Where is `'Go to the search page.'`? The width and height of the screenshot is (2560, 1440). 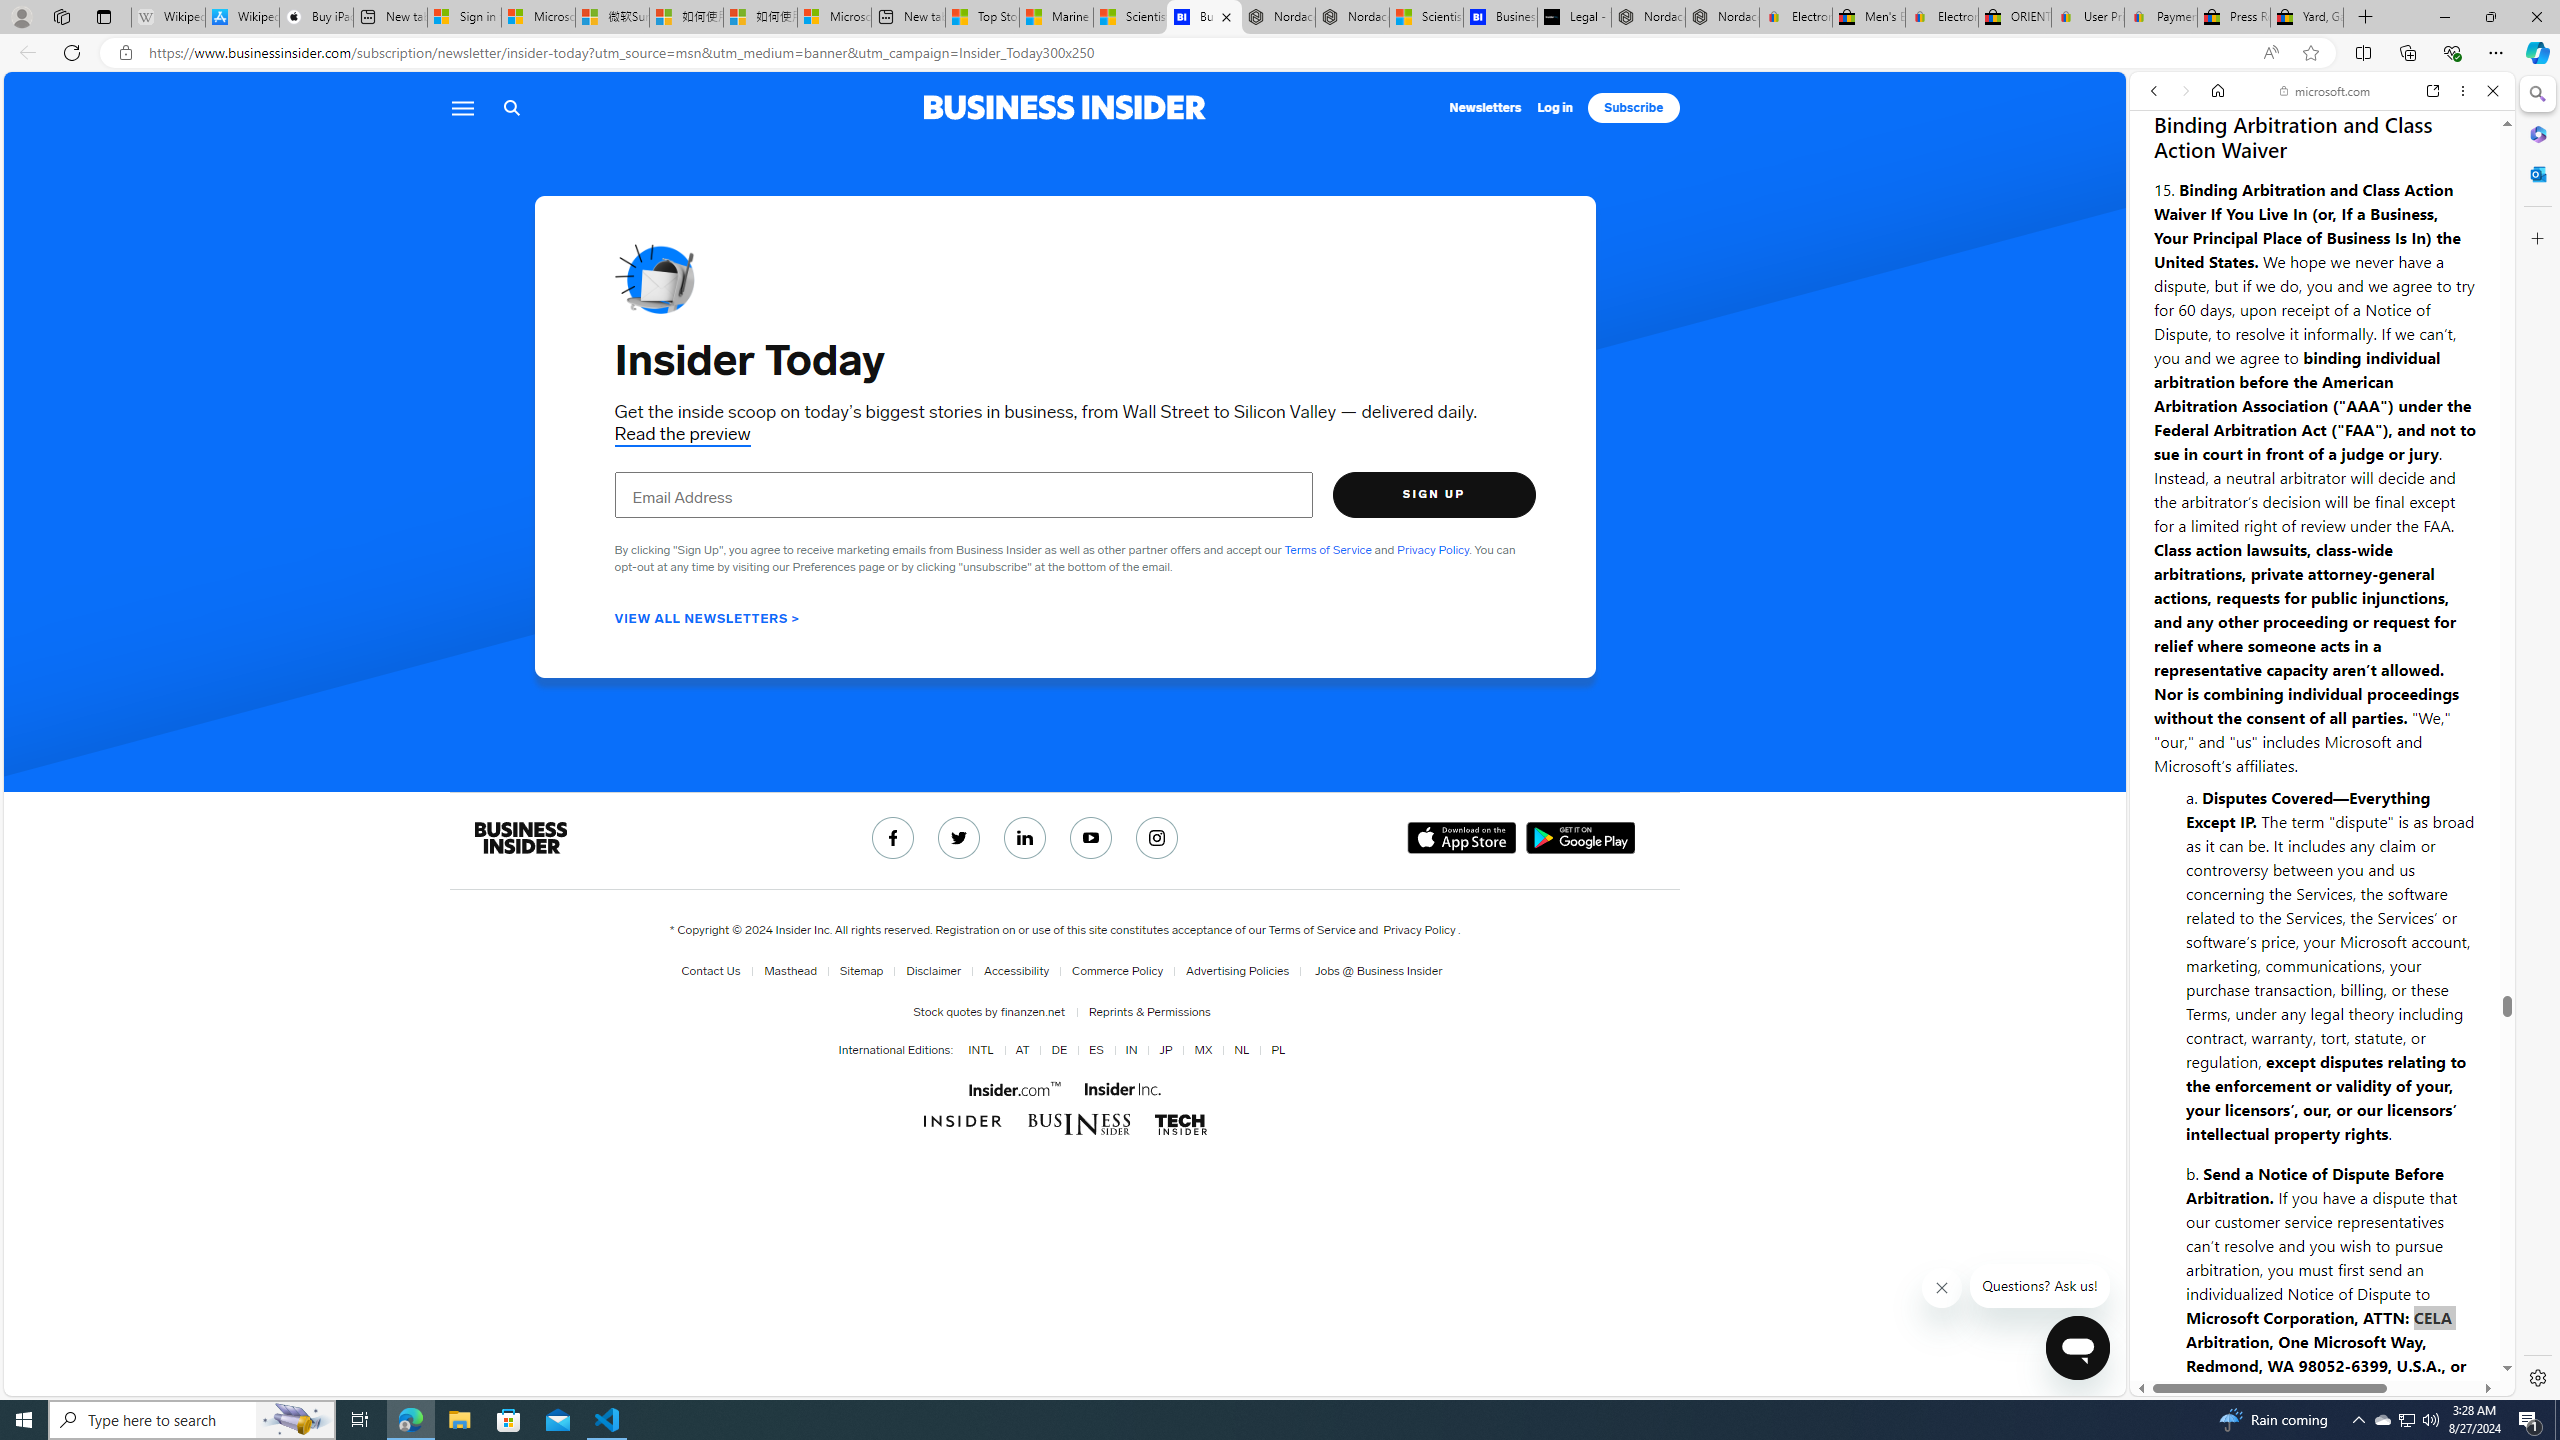
'Go to the search page.' is located at coordinates (511, 107).